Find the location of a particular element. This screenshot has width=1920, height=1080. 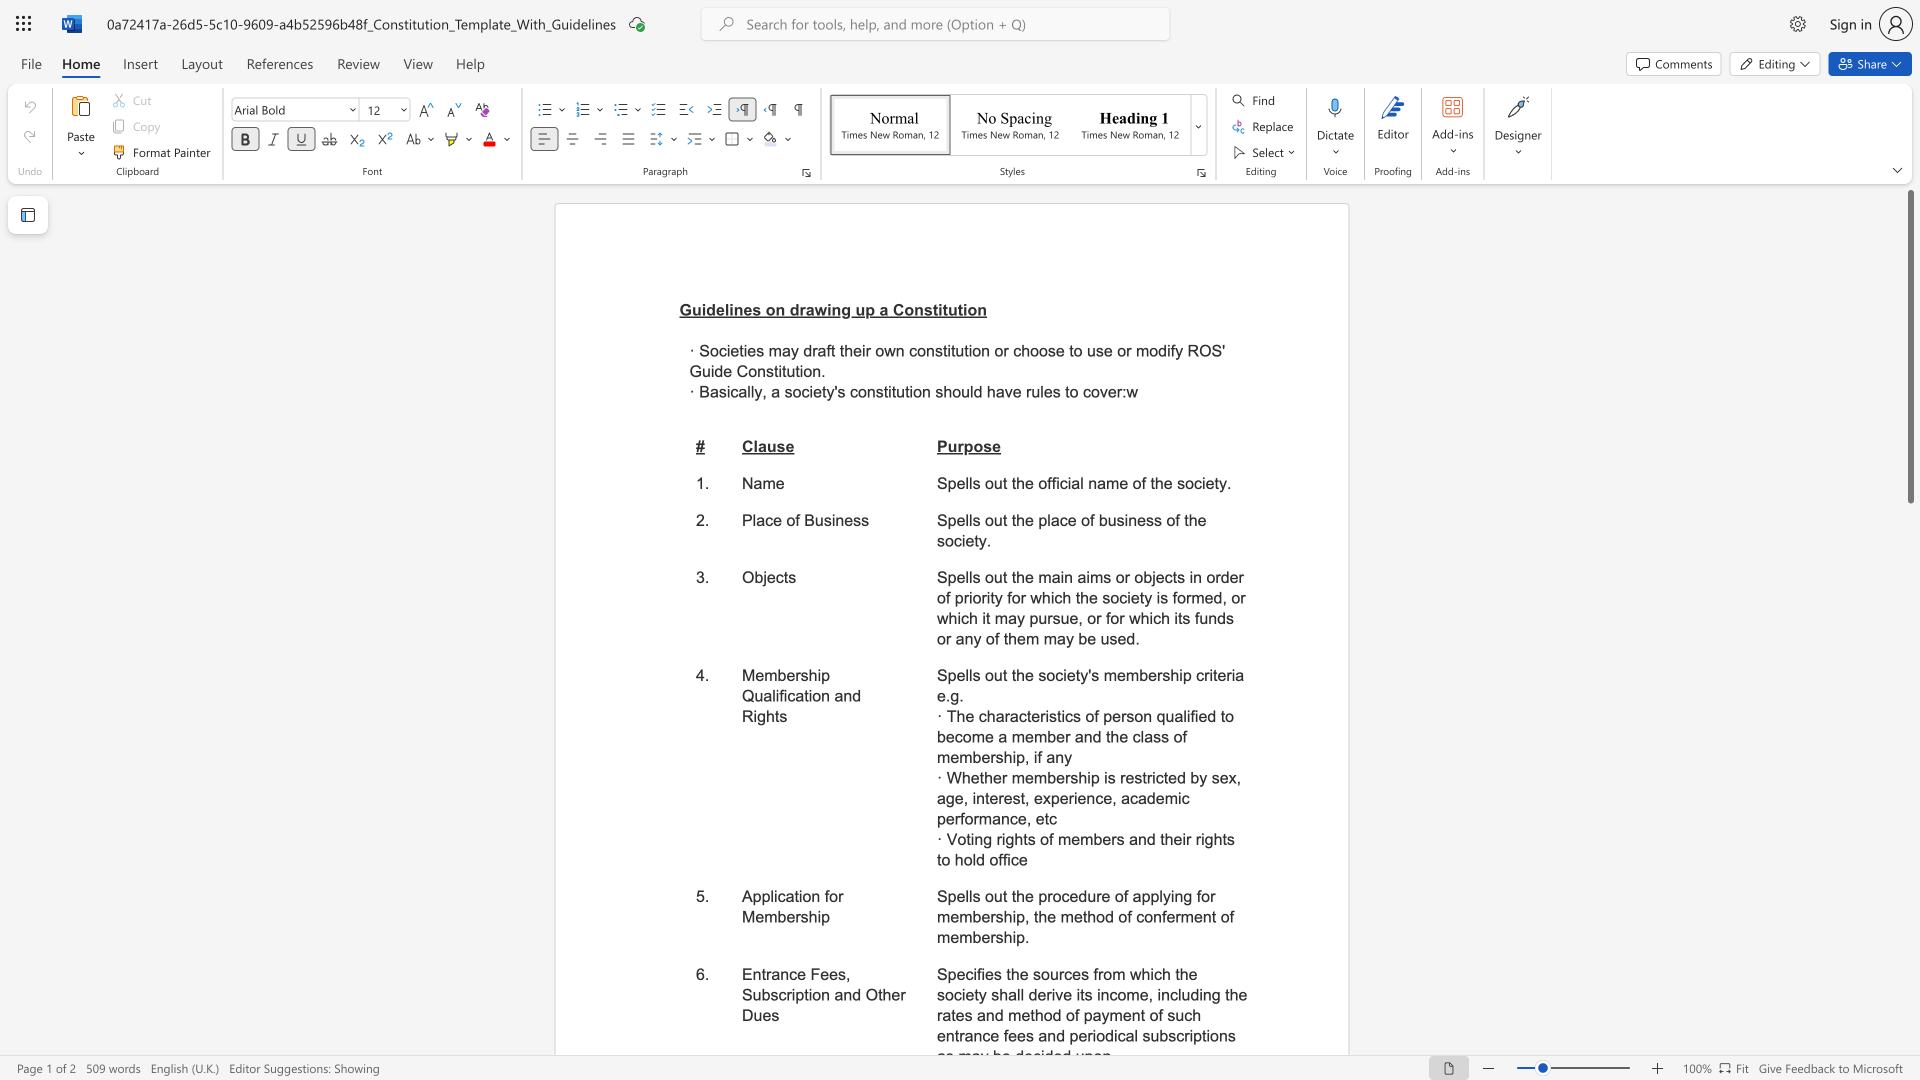

the scrollbar to scroll the page down is located at coordinates (1909, 650).